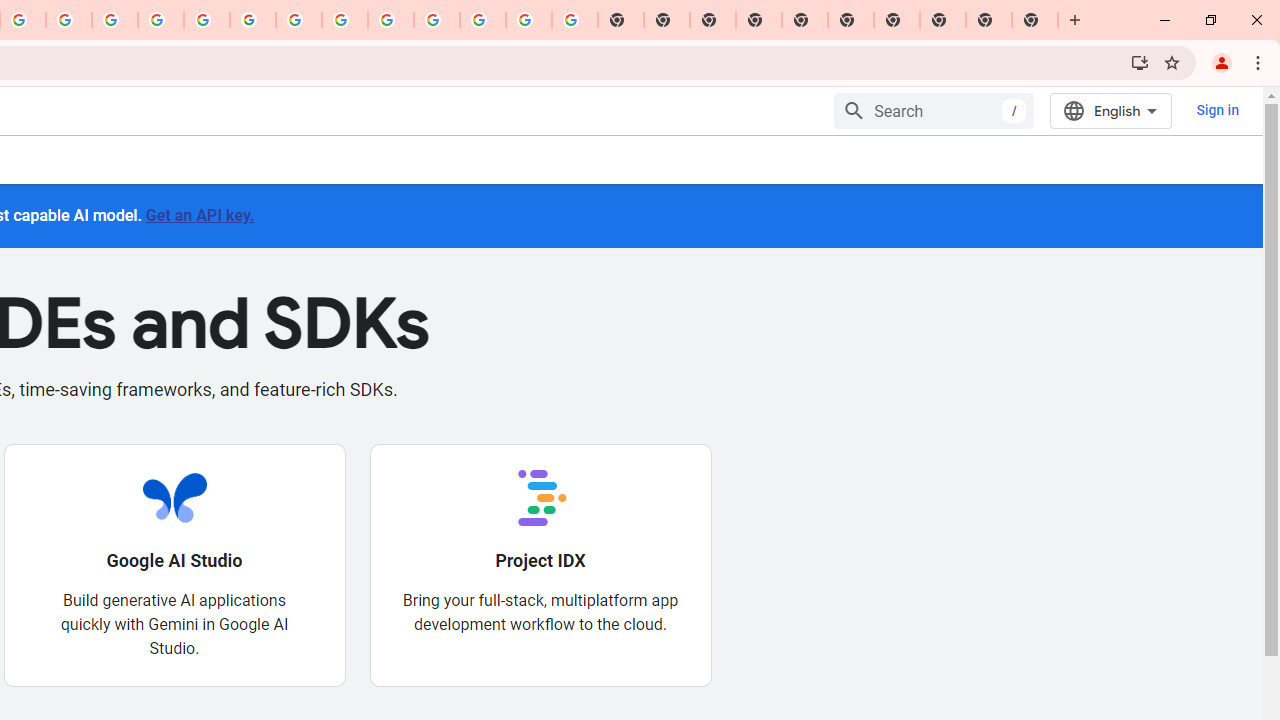  I want to click on 'Google AI Studio logo', so click(174, 496).